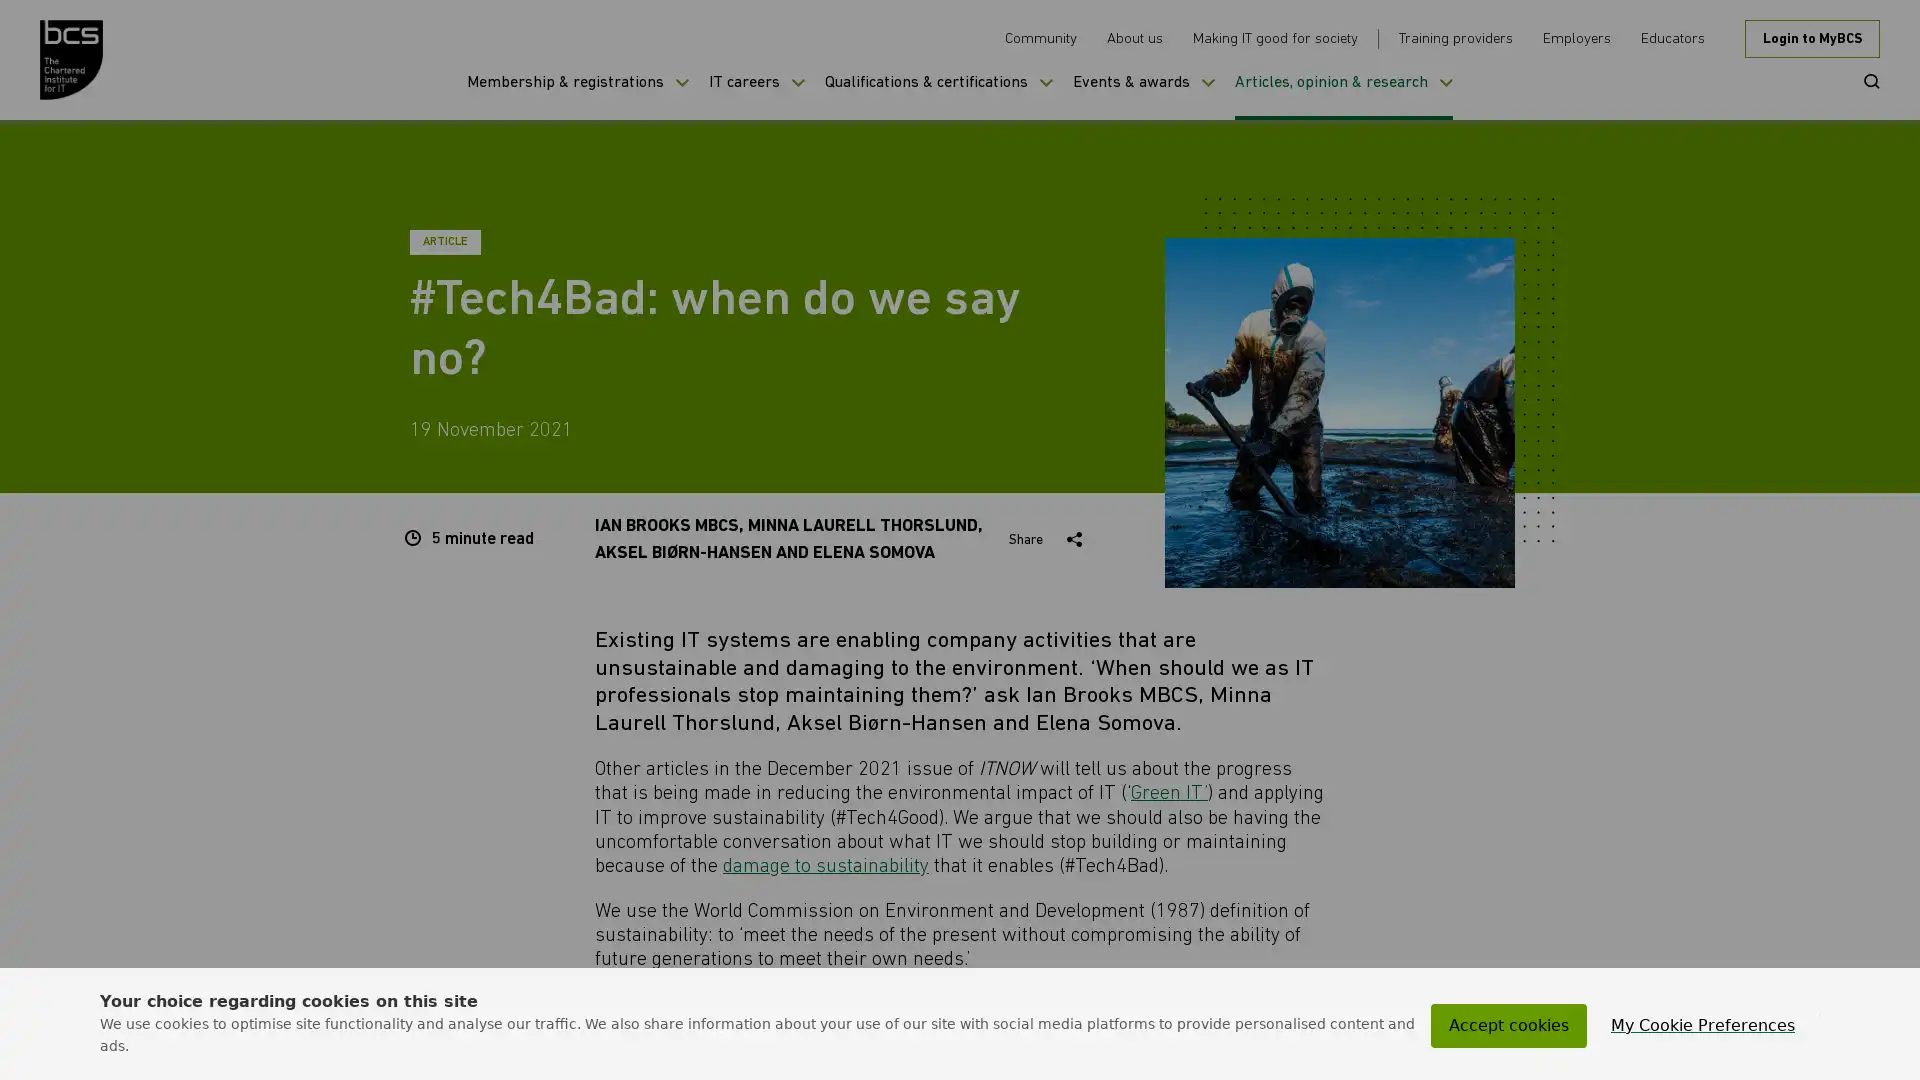  Describe the element at coordinates (1143, 96) in the screenshot. I see `Events & awards` at that location.